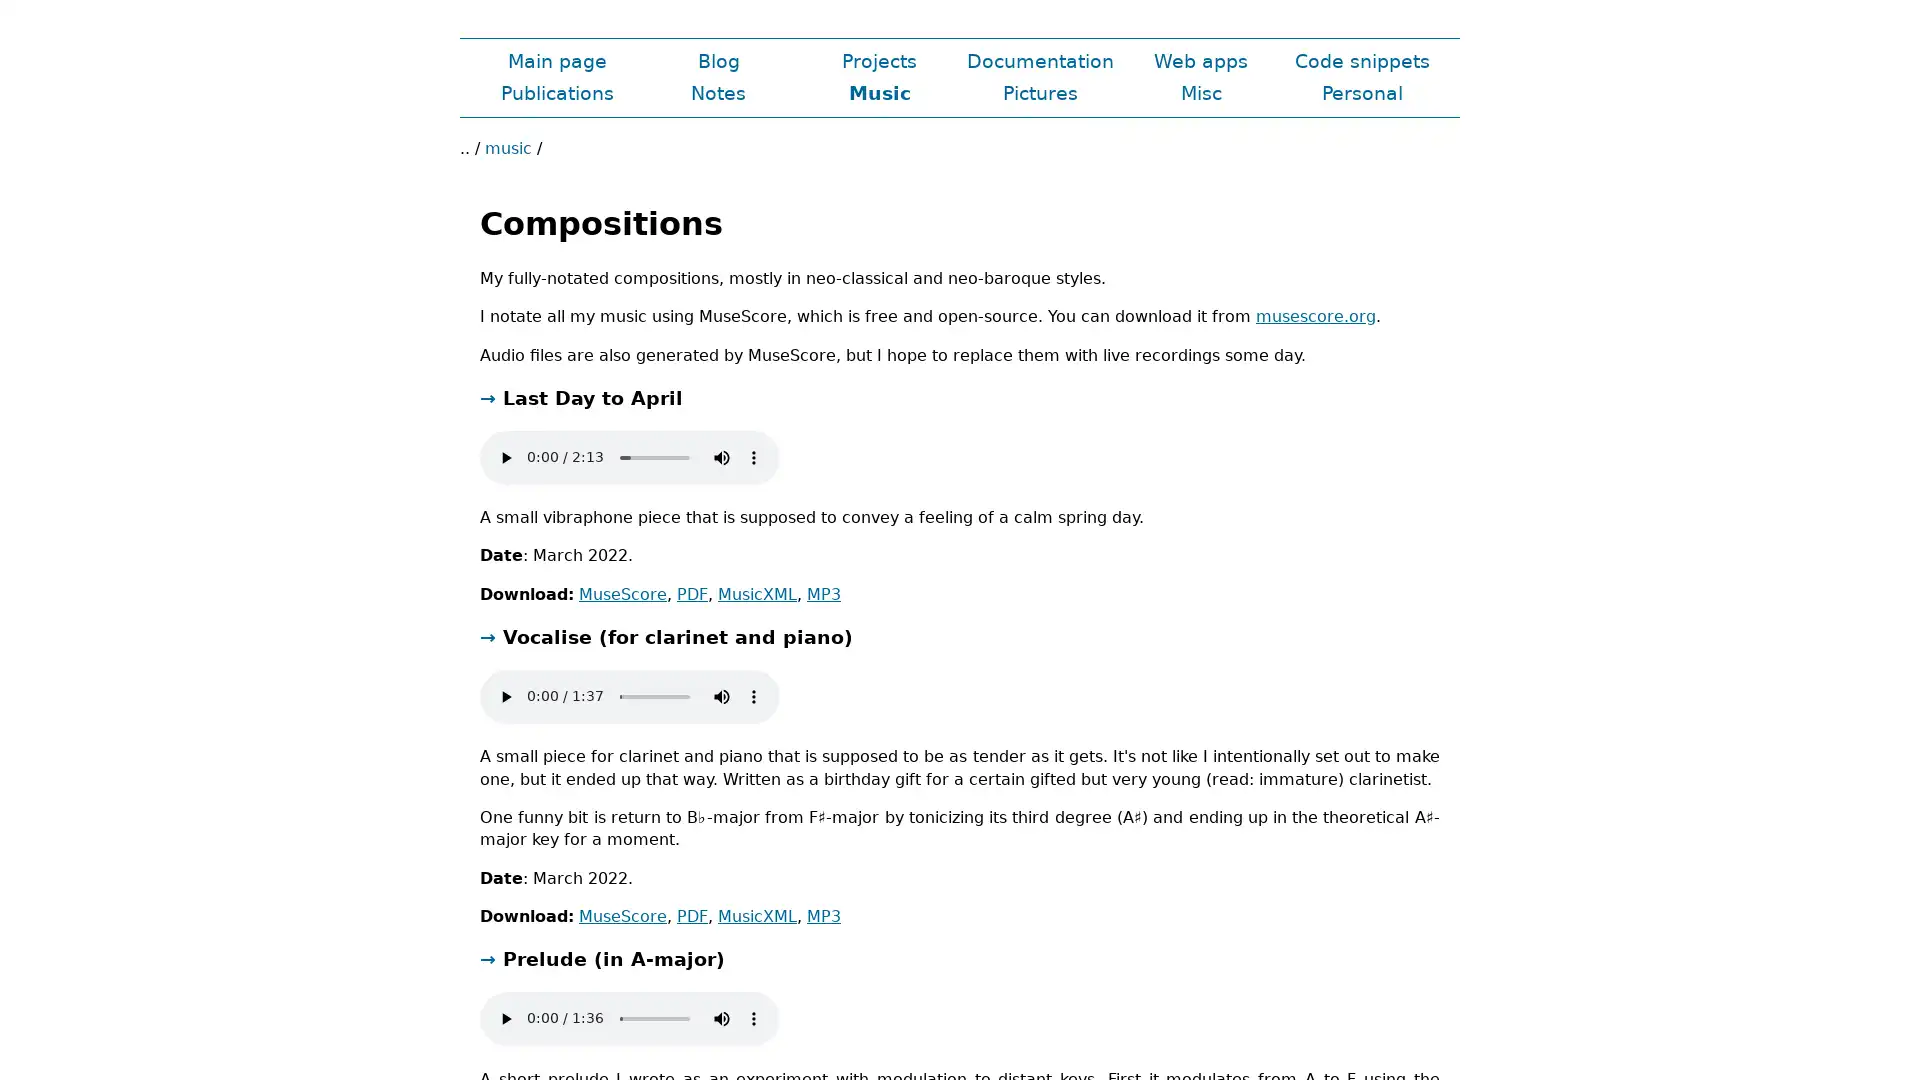 This screenshot has width=1920, height=1080. Describe the element at coordinates (505, 1018) in the screenshot. I see `play` at that location.